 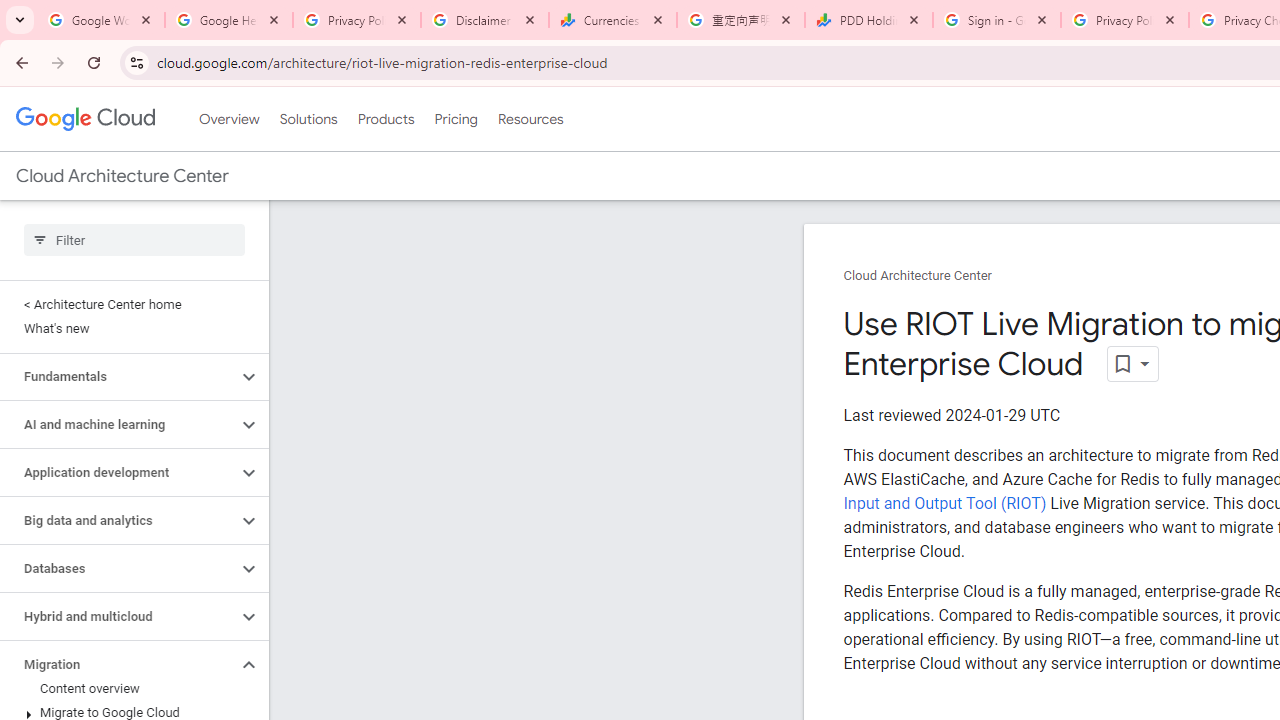 What do you see at coordinates (869, 20) in the screenshot?
I see `'PDD Holdings Inc - ADR (PDD) Price & News - Google Finance'` at bounding box center [869, 20].